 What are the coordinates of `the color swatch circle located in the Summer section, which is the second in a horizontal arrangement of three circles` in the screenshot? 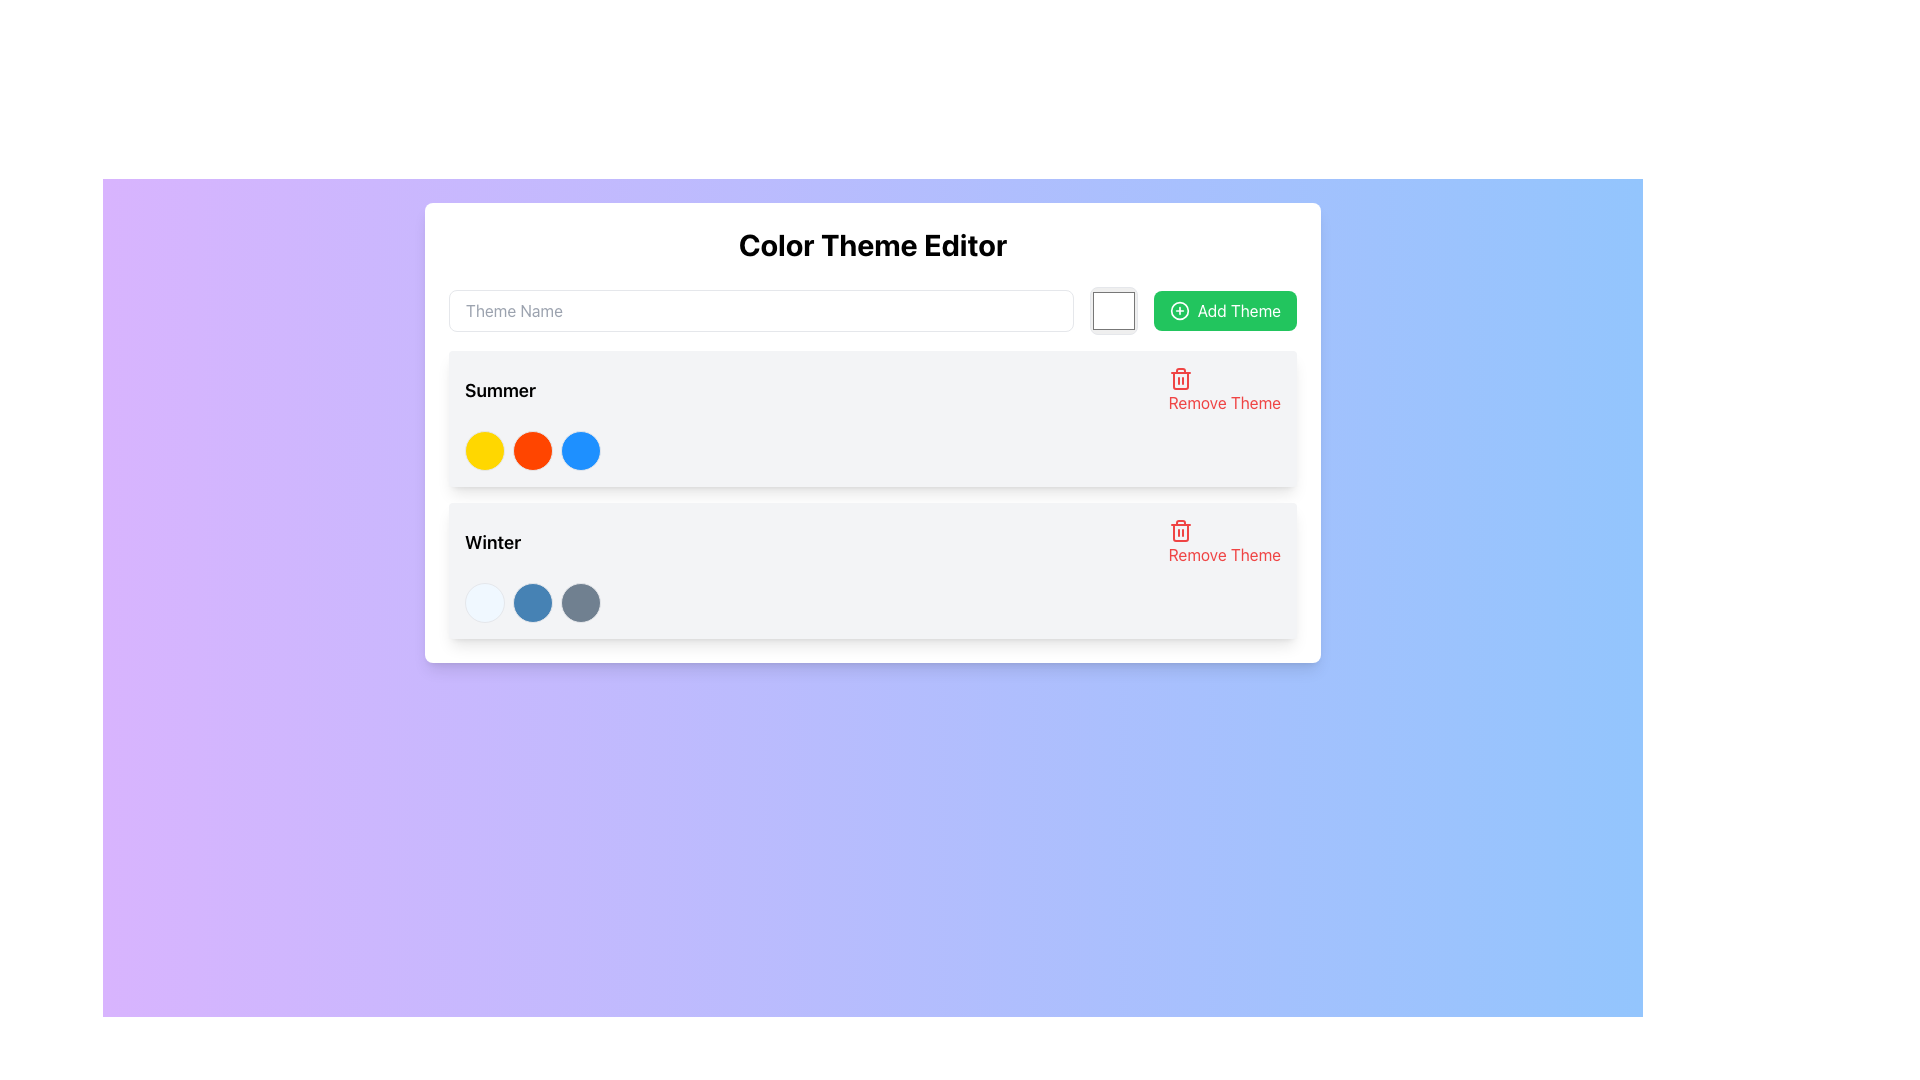 It's located at (532, 451).